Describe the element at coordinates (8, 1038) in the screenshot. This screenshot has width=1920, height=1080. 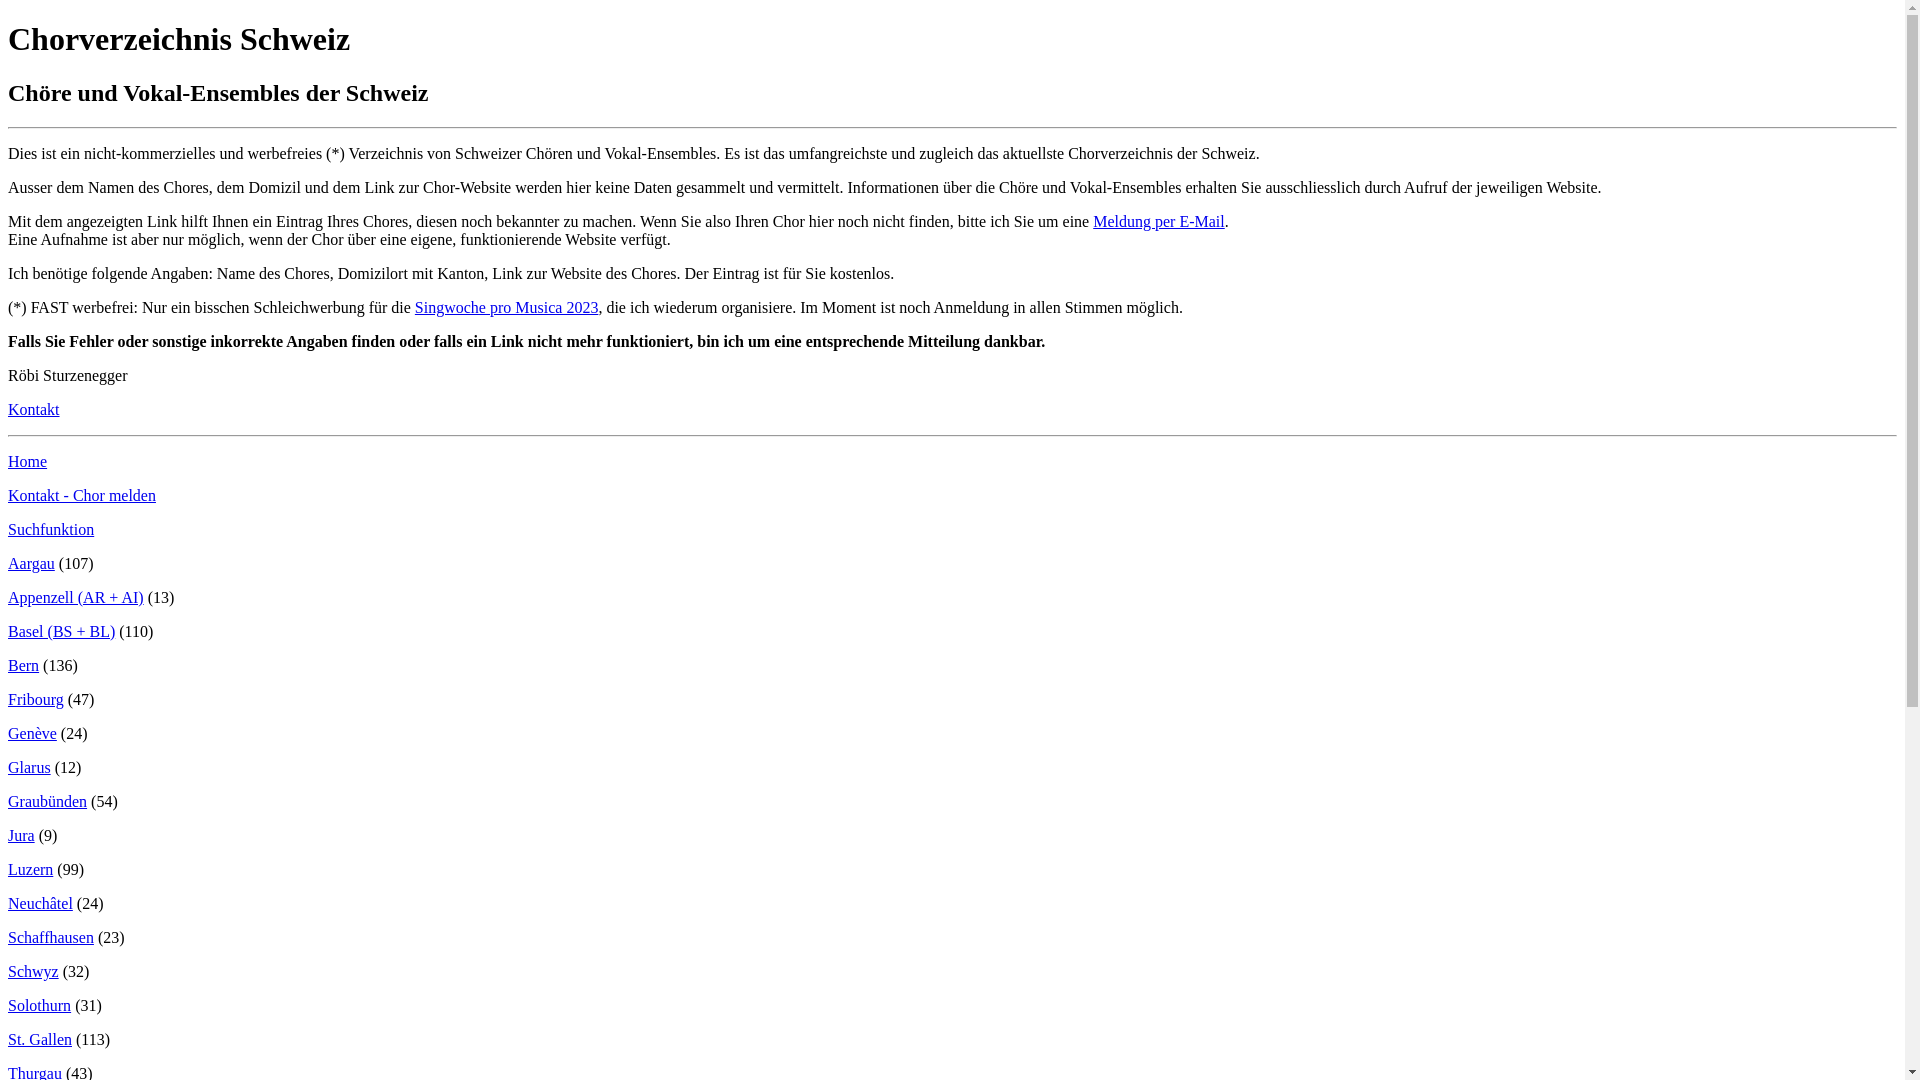
I see `'St. Gallen'` at that location.